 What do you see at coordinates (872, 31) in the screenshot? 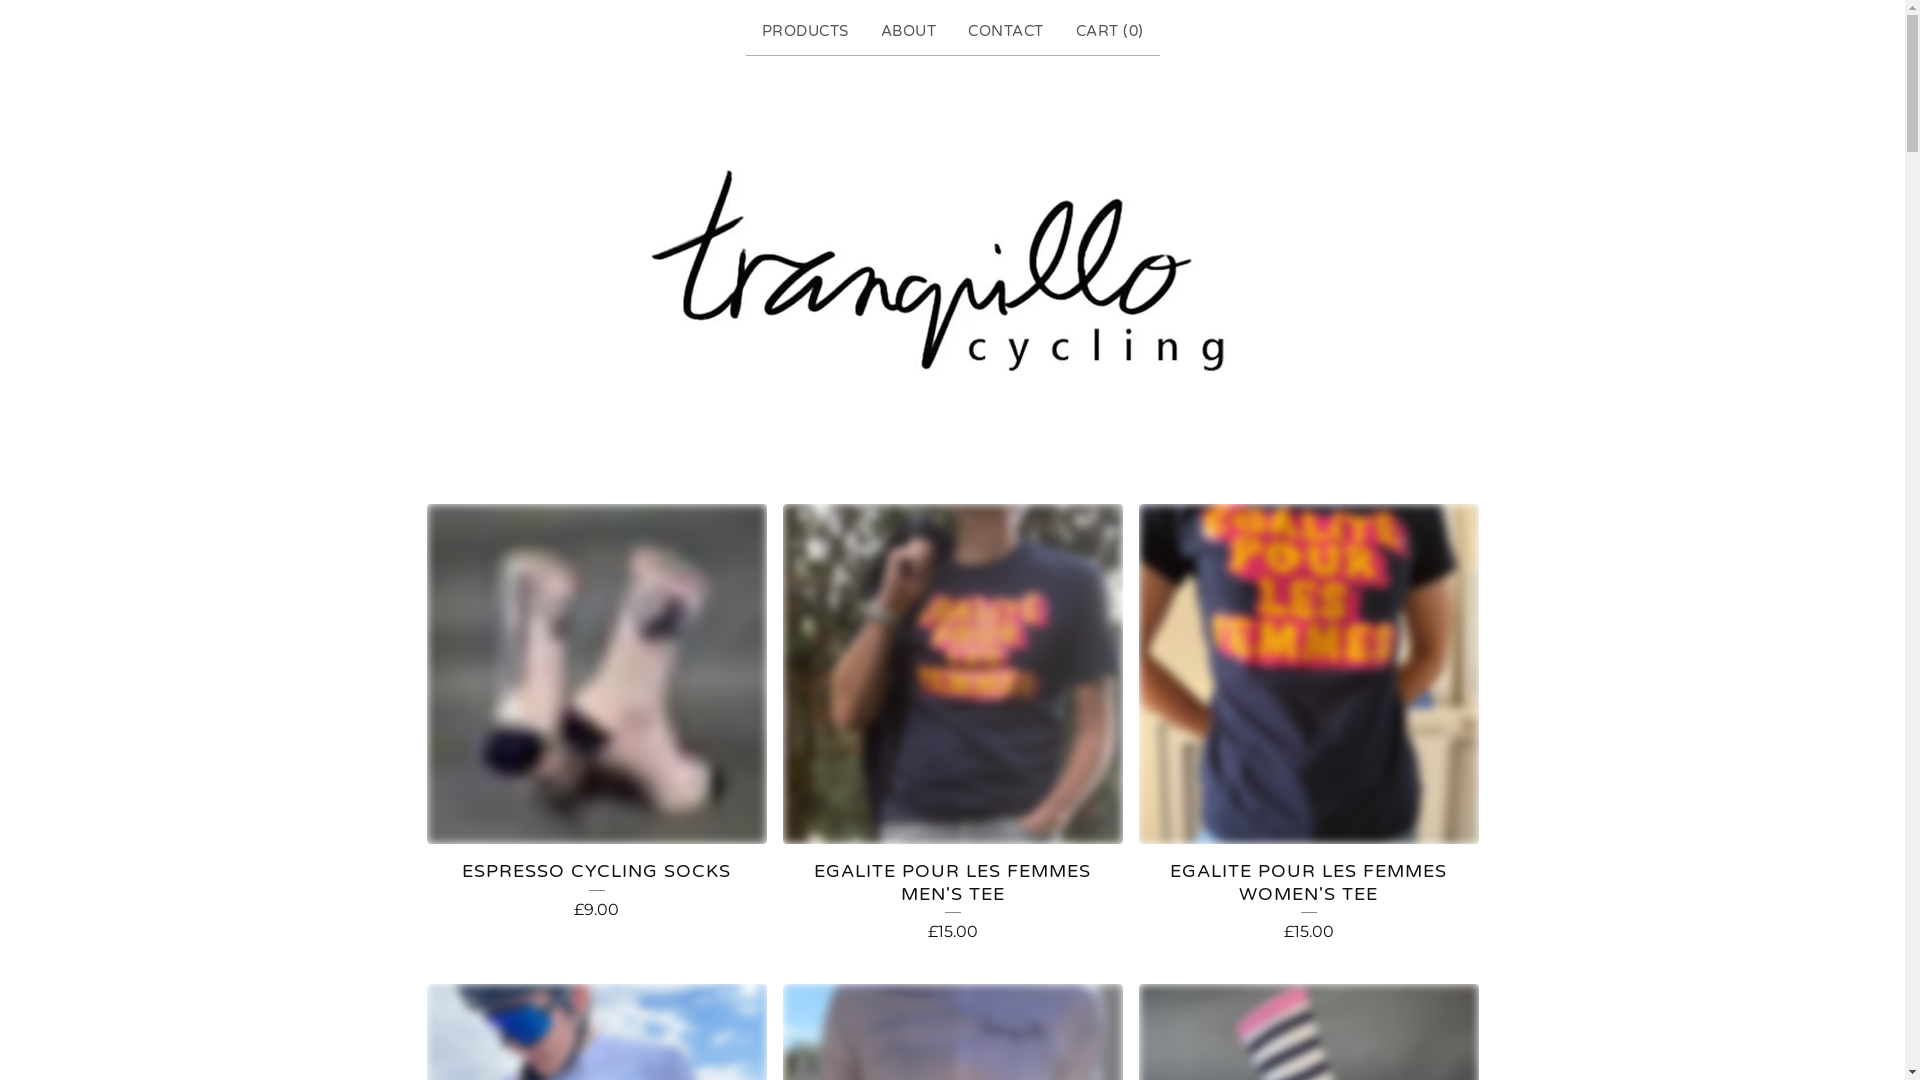
I see `'ABOUT'` at bounding box center [872, 31].